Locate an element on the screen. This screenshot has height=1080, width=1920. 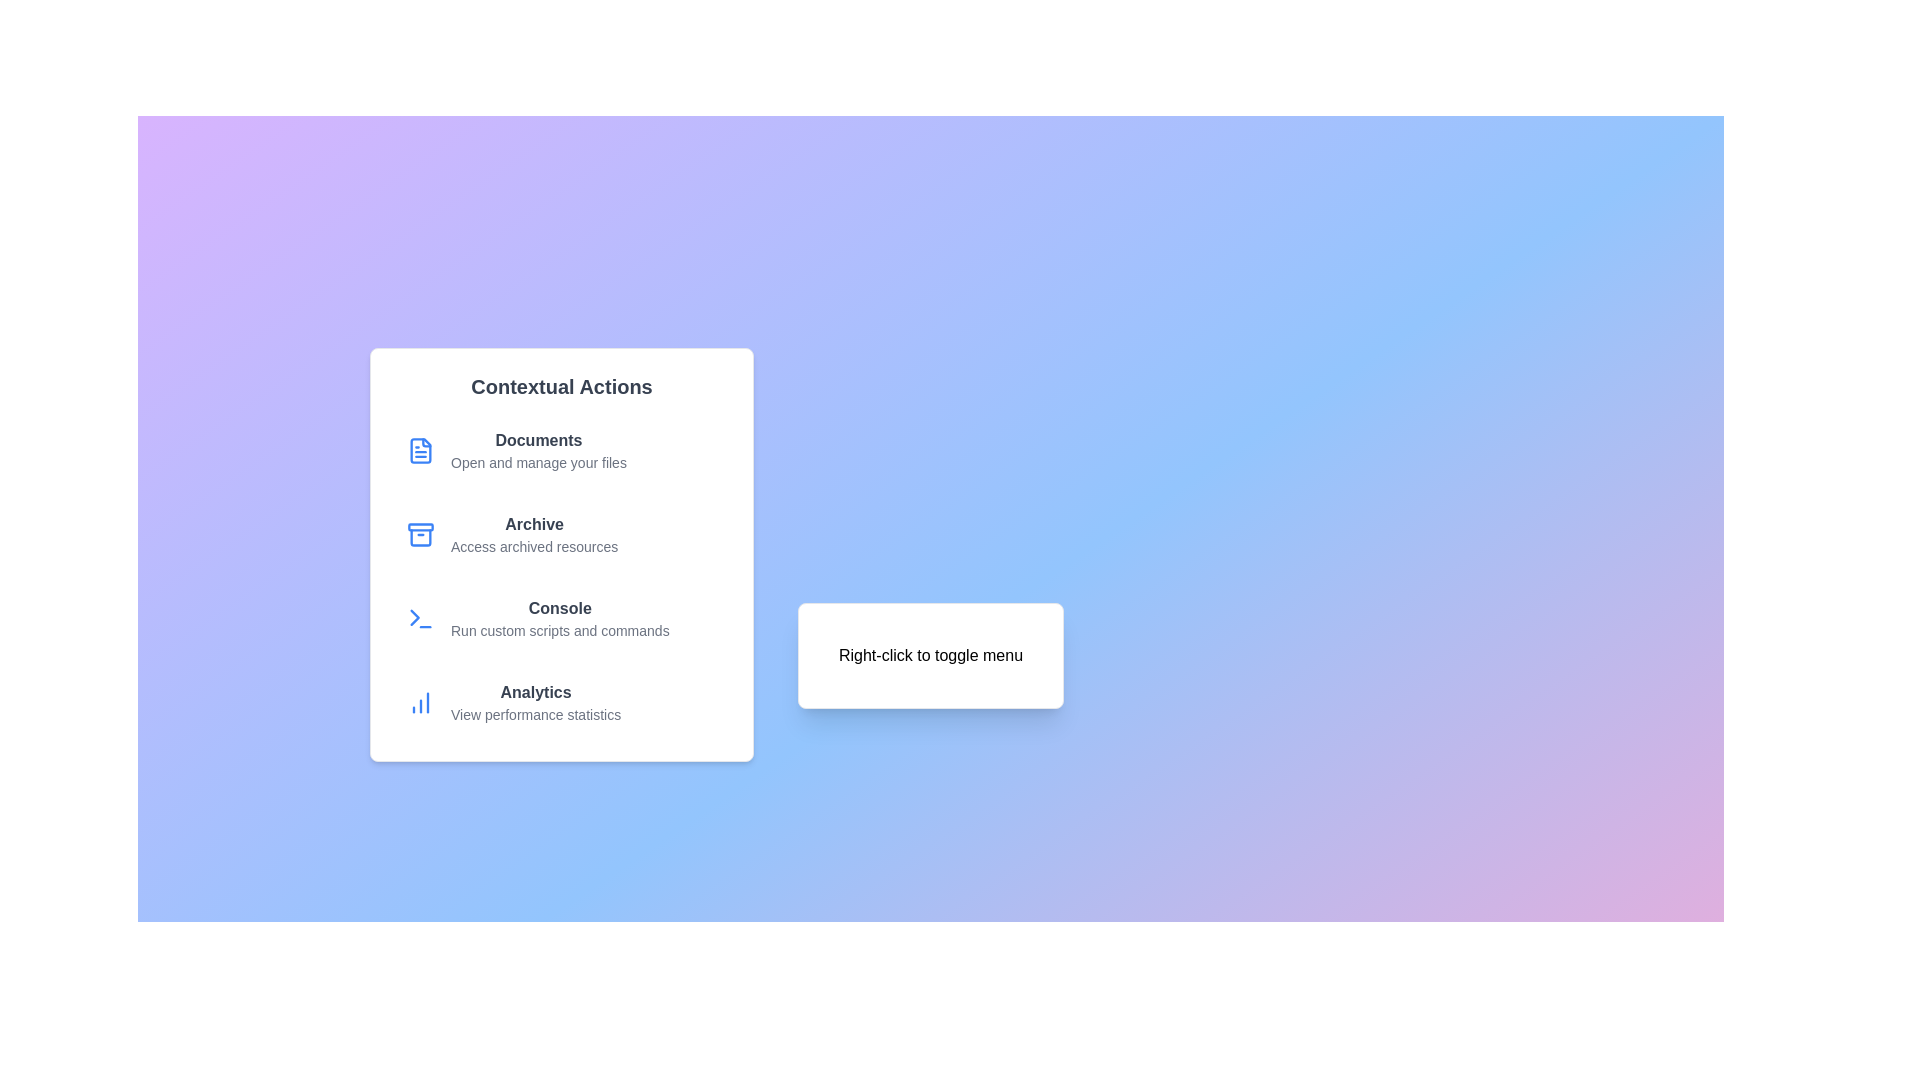
the menu option Archive to execute its action is located at coordinates (560, 534).